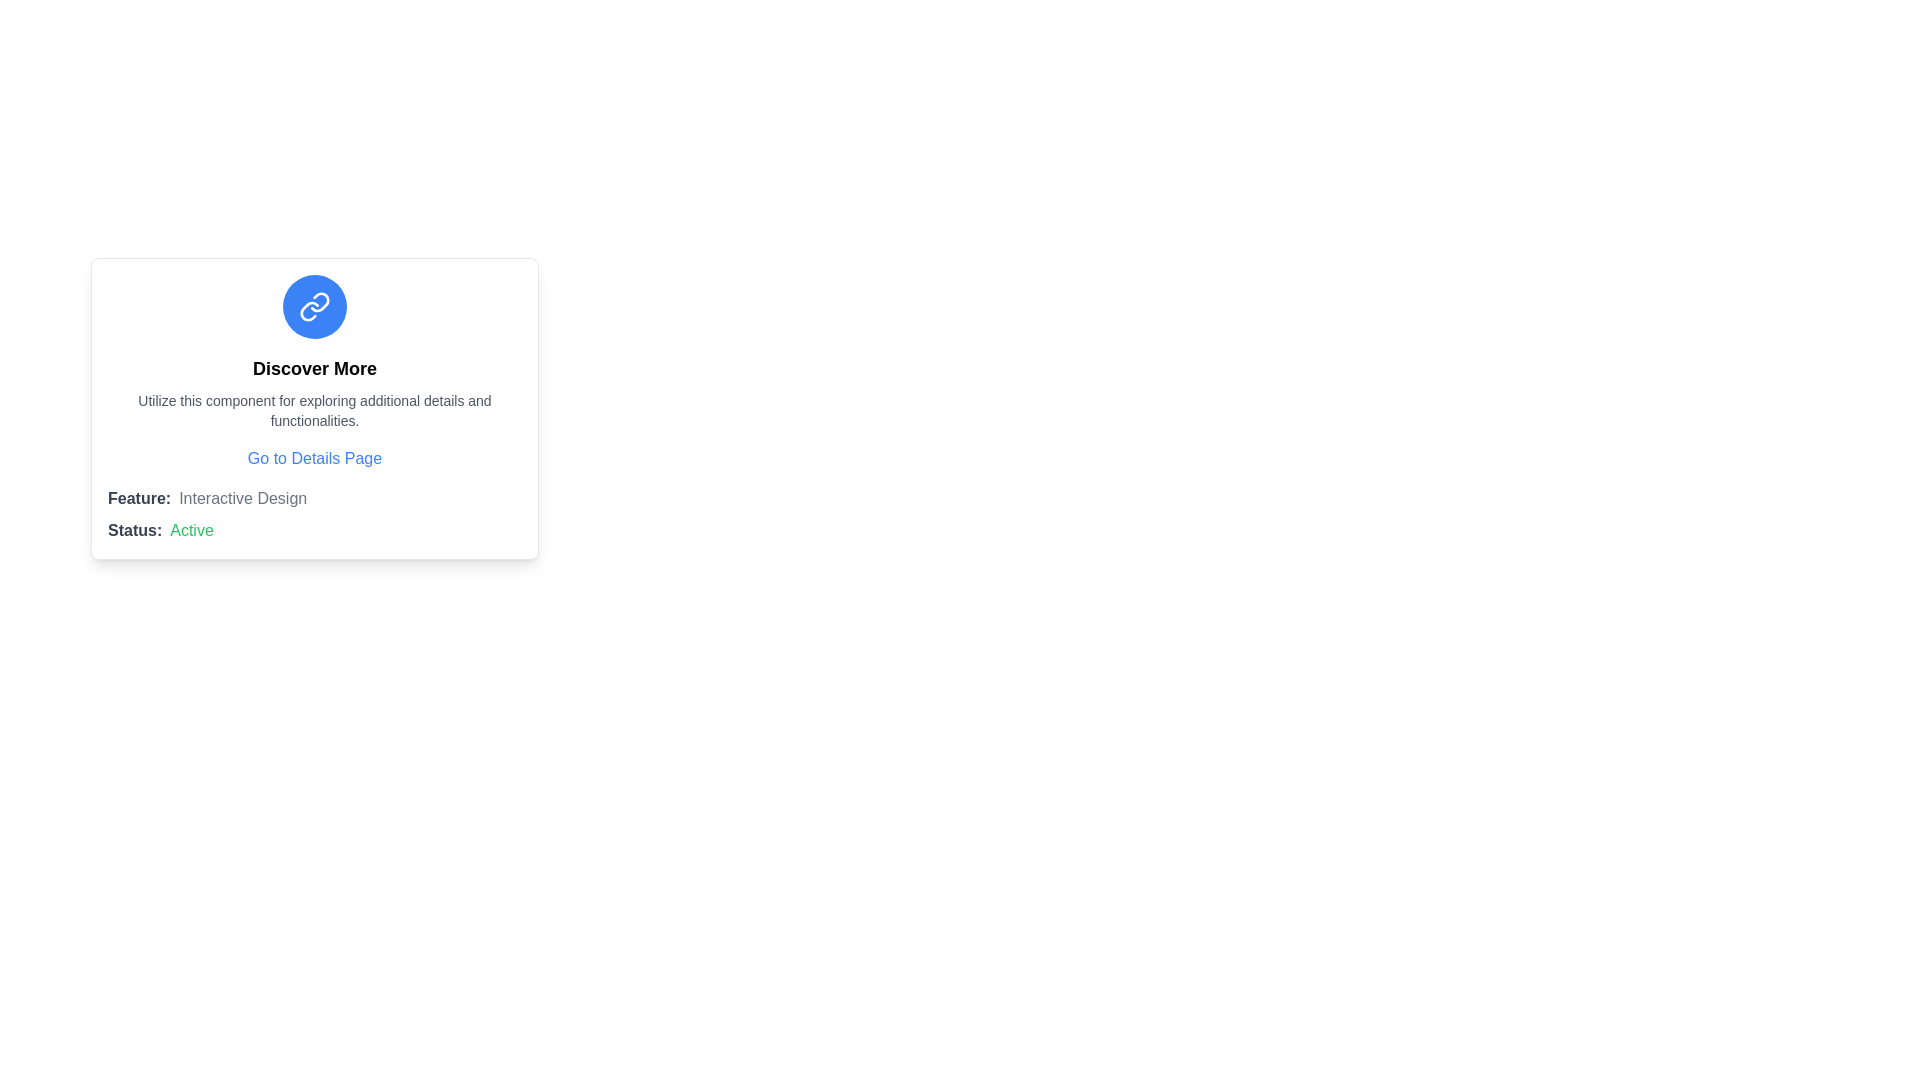  I want to click on the Text Link located centrally below the main descriptive section within its card-like layout to change its text color, so click(314, 459).